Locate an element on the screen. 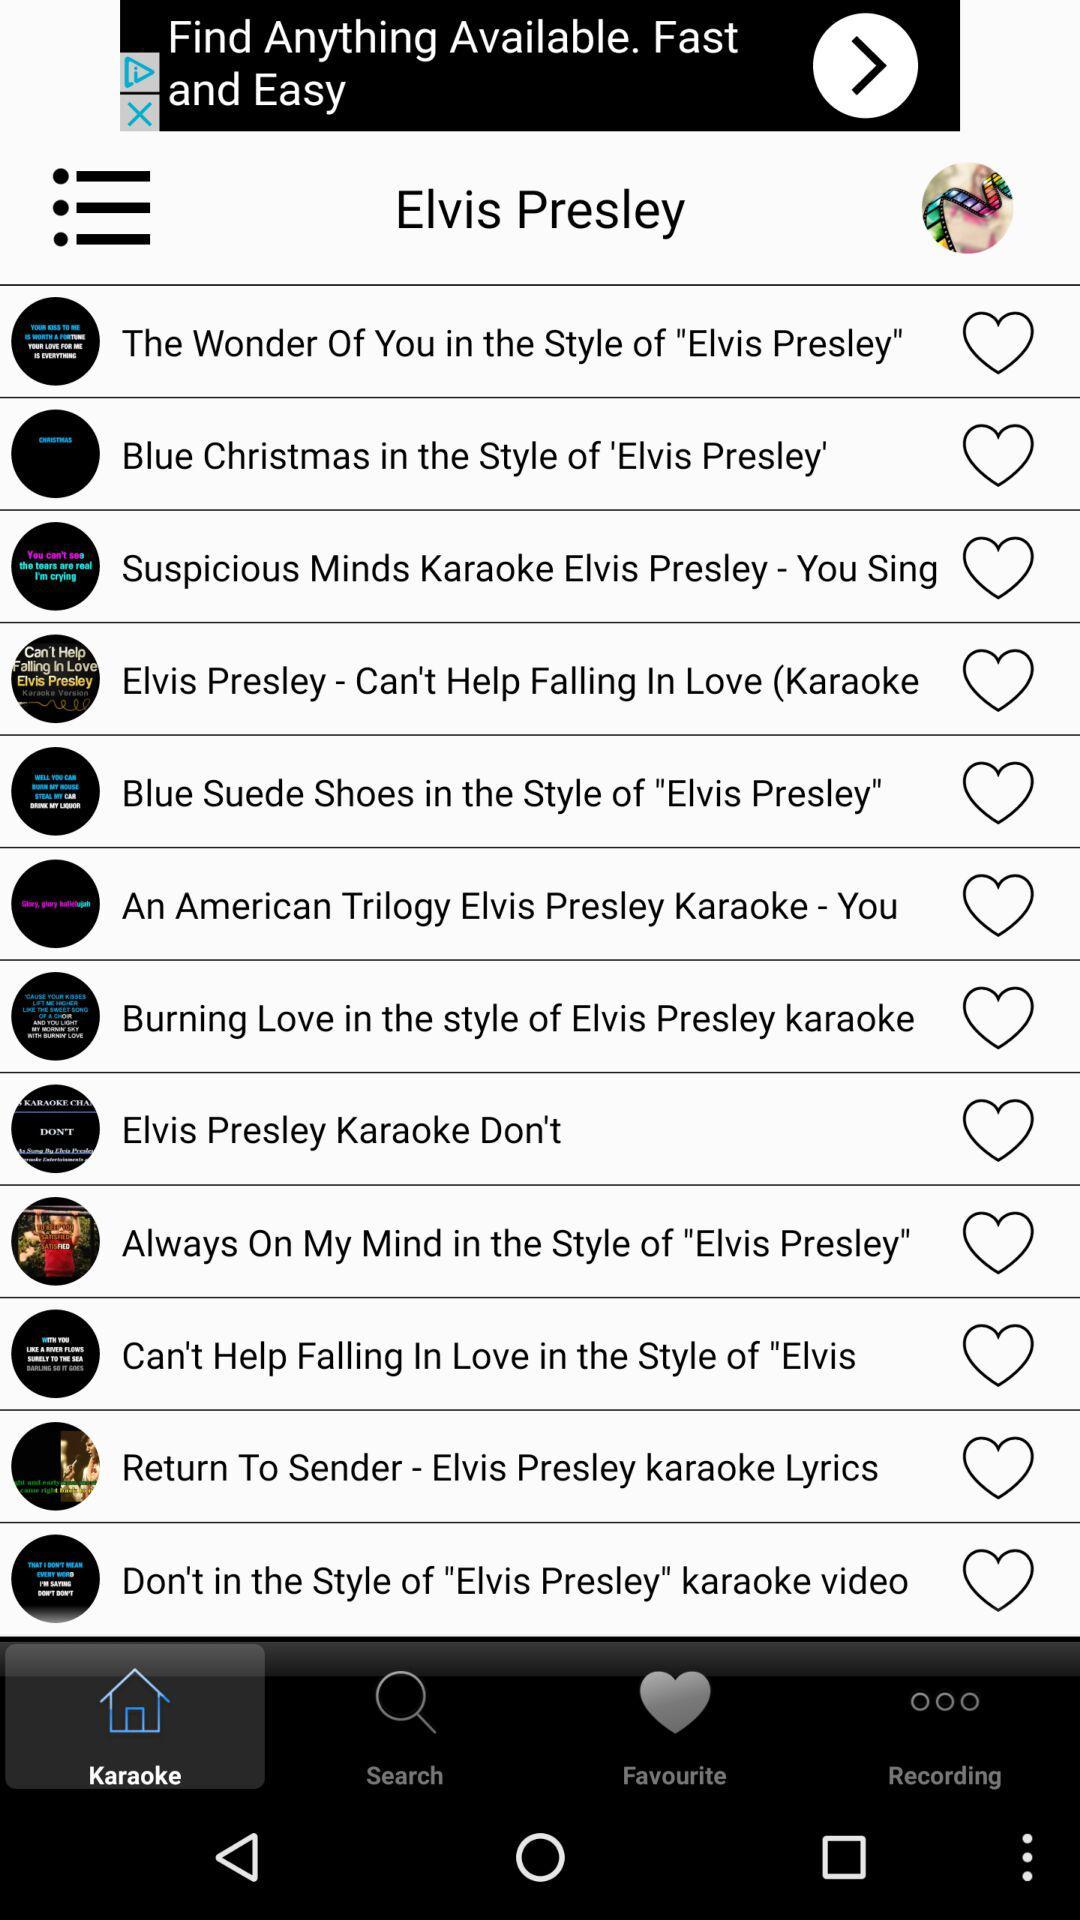 This screenshot has width=1080, height=1920. the option is located at coordinates (998, 452).